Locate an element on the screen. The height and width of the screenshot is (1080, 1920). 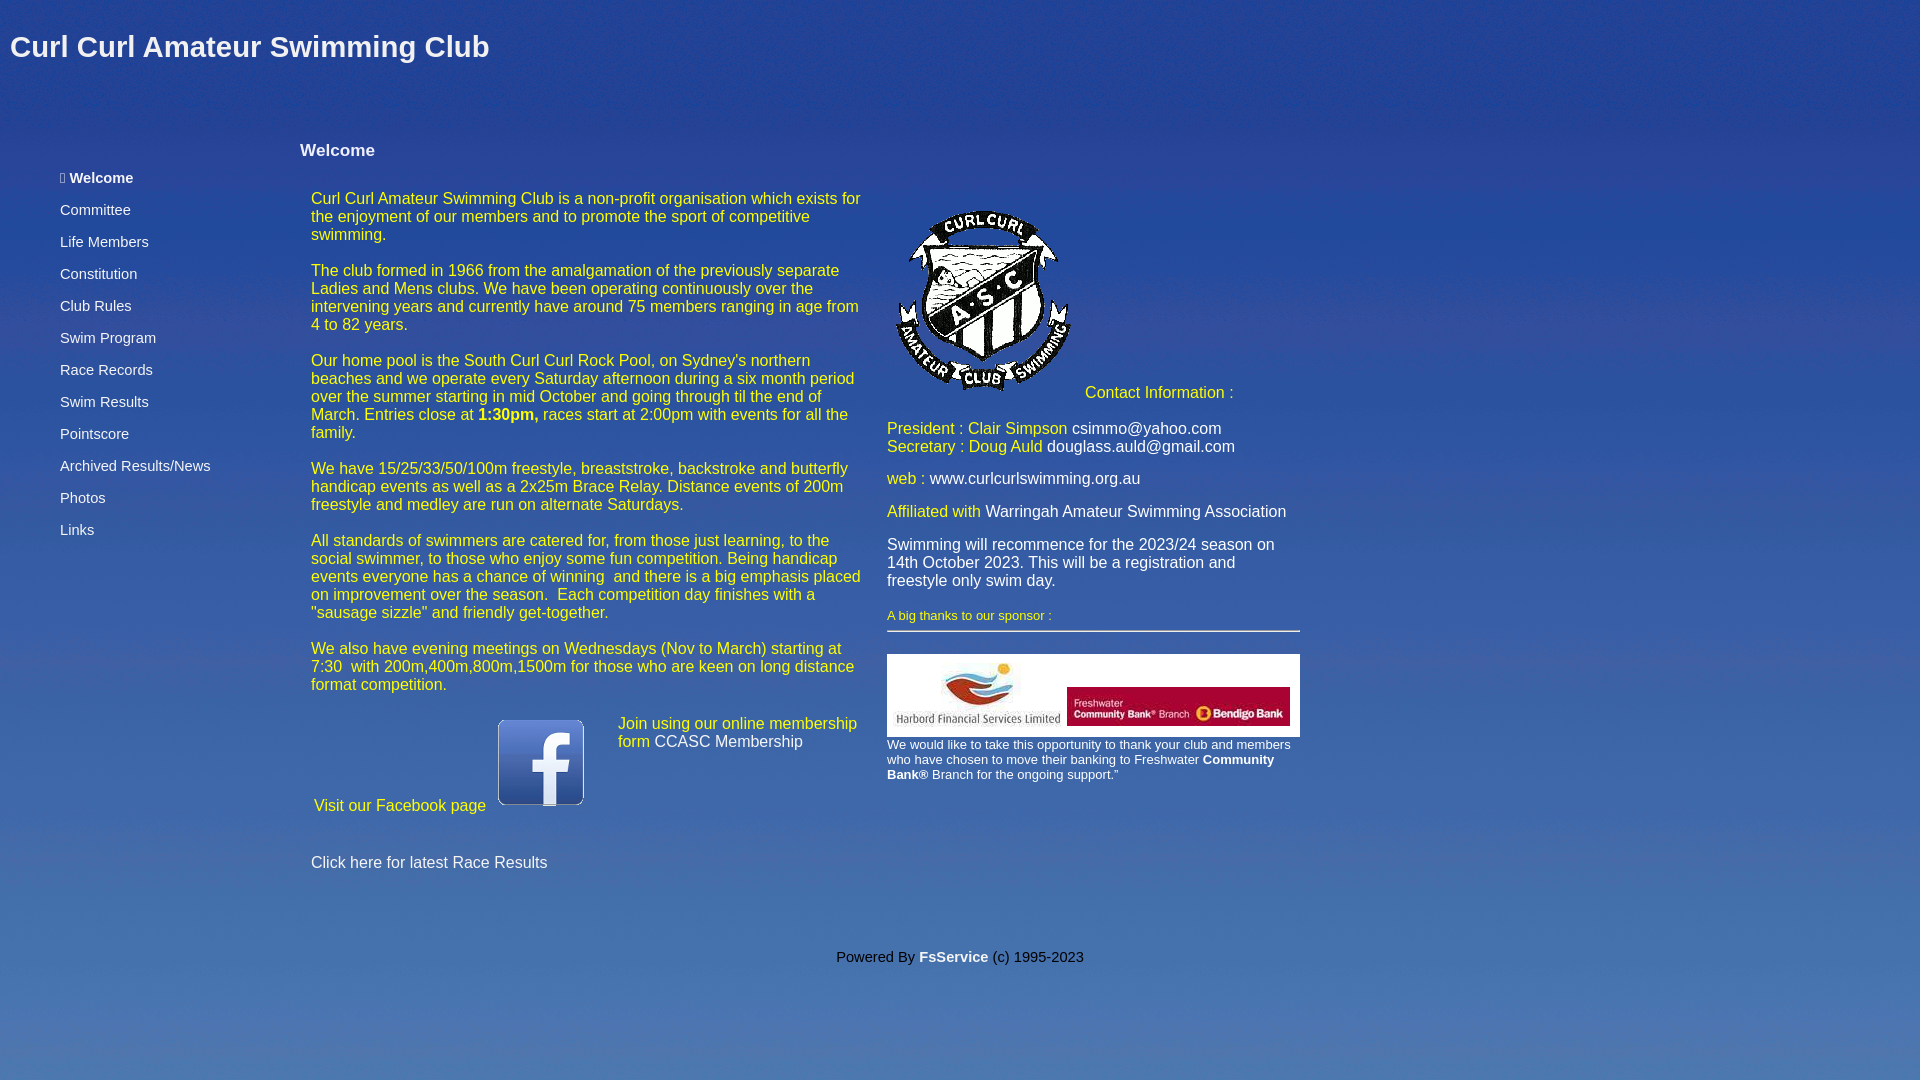
'www.curlcurlswimming.org.au' is located at coordinates (1035, 478).